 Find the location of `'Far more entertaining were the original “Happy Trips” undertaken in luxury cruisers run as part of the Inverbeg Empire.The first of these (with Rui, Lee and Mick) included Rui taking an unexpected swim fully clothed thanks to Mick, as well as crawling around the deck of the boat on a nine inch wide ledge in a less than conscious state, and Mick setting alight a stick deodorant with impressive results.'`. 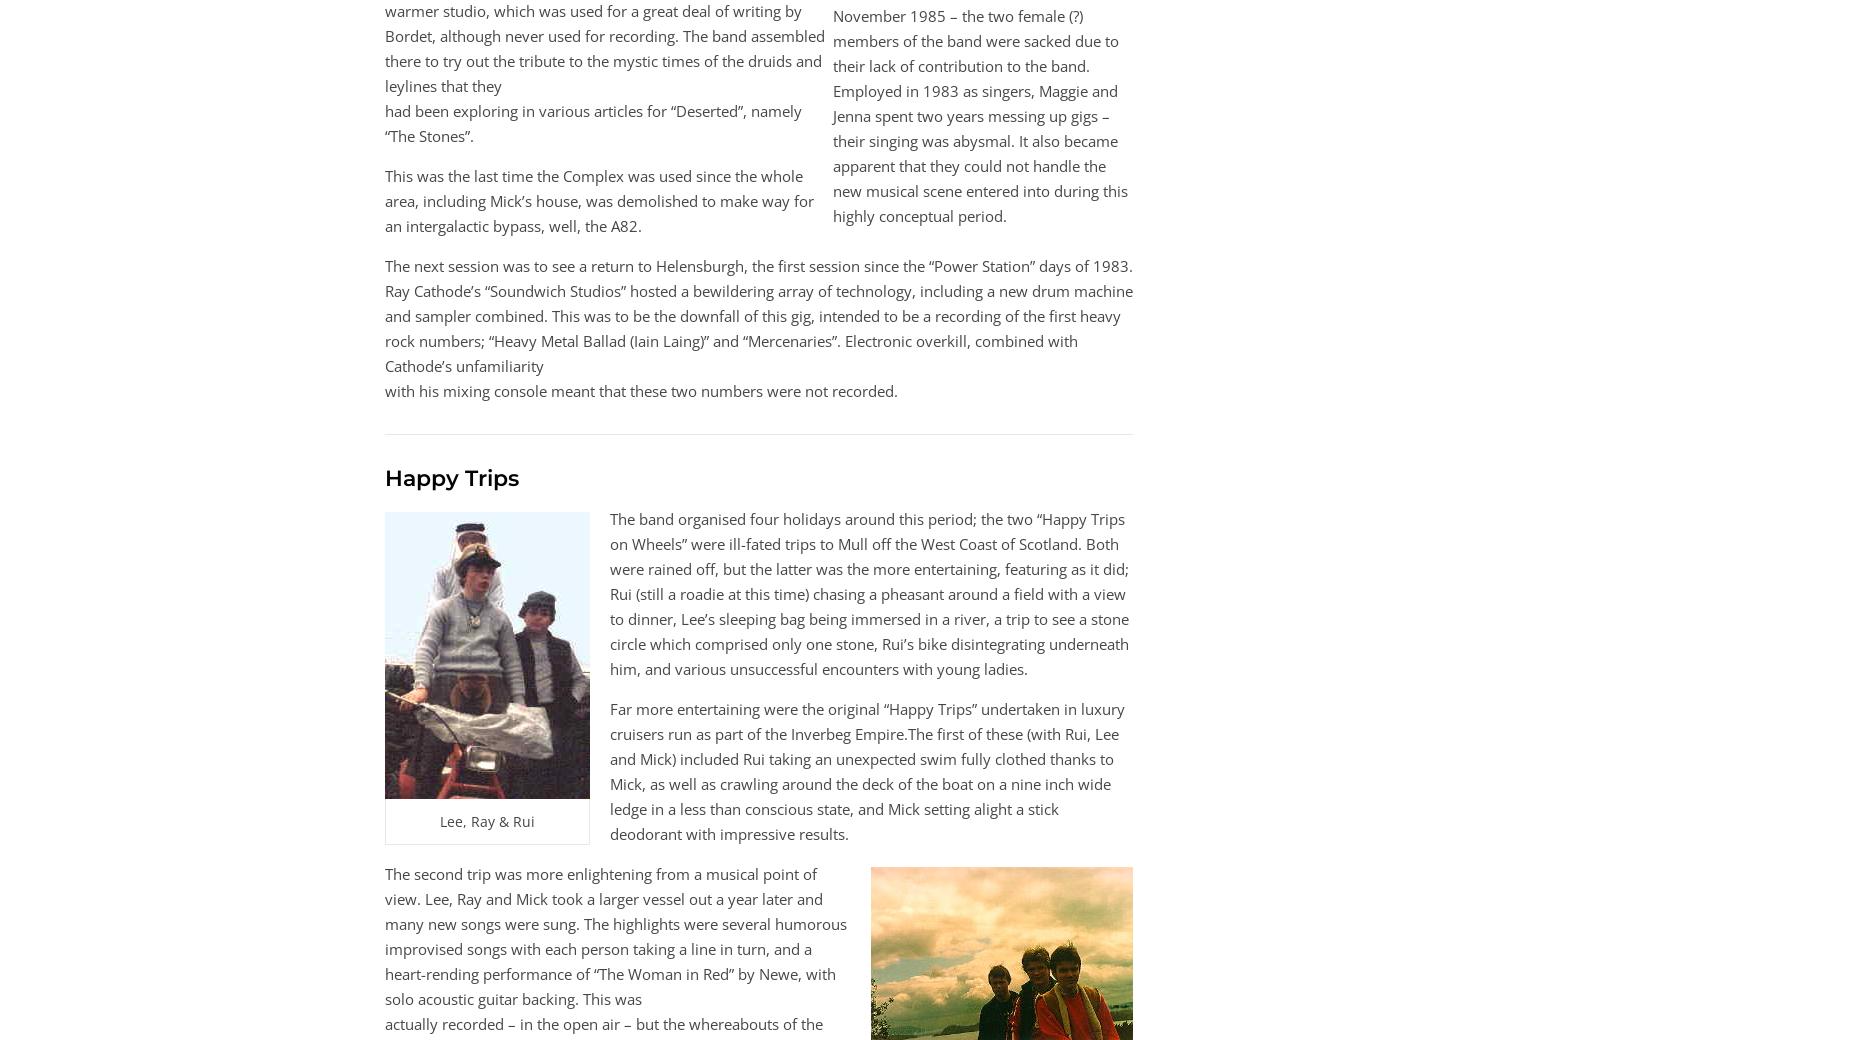

'Far more entertaining were the original “Happy Trips” undertaken in luxury cruisers run as part of the Inverbeg Empire.The first of these (with Rui, Lee and Mick) included Rui taking an unexpected swim fully clothed thanks to Mick, as well as crawling around the deck of the boat on a nine inch wide ledge in a less than conscious state, and Mick setting alight a stick deodorant with impressive results.' is located at coordinates (867, 771).